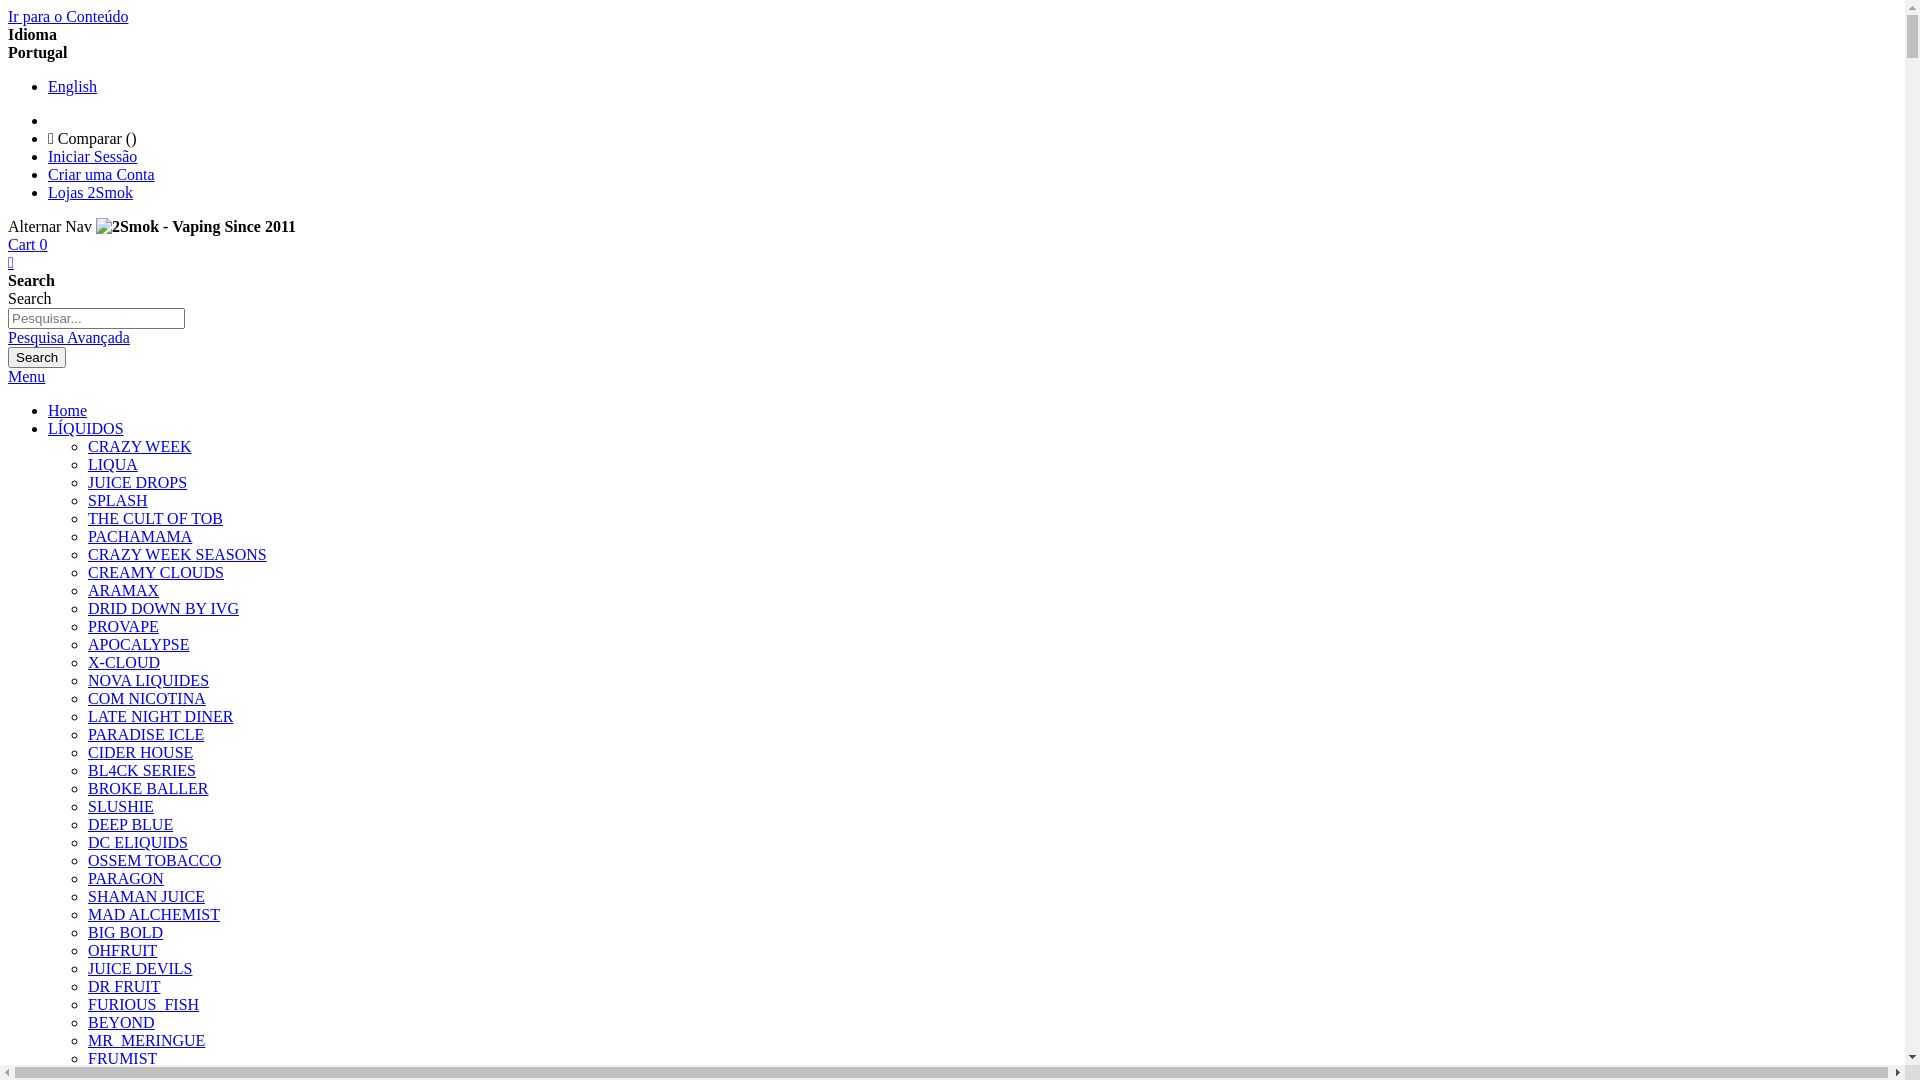 The image size is (1920, 1080). I want to click on 'Lojas 2Smok', so click(89, 192).